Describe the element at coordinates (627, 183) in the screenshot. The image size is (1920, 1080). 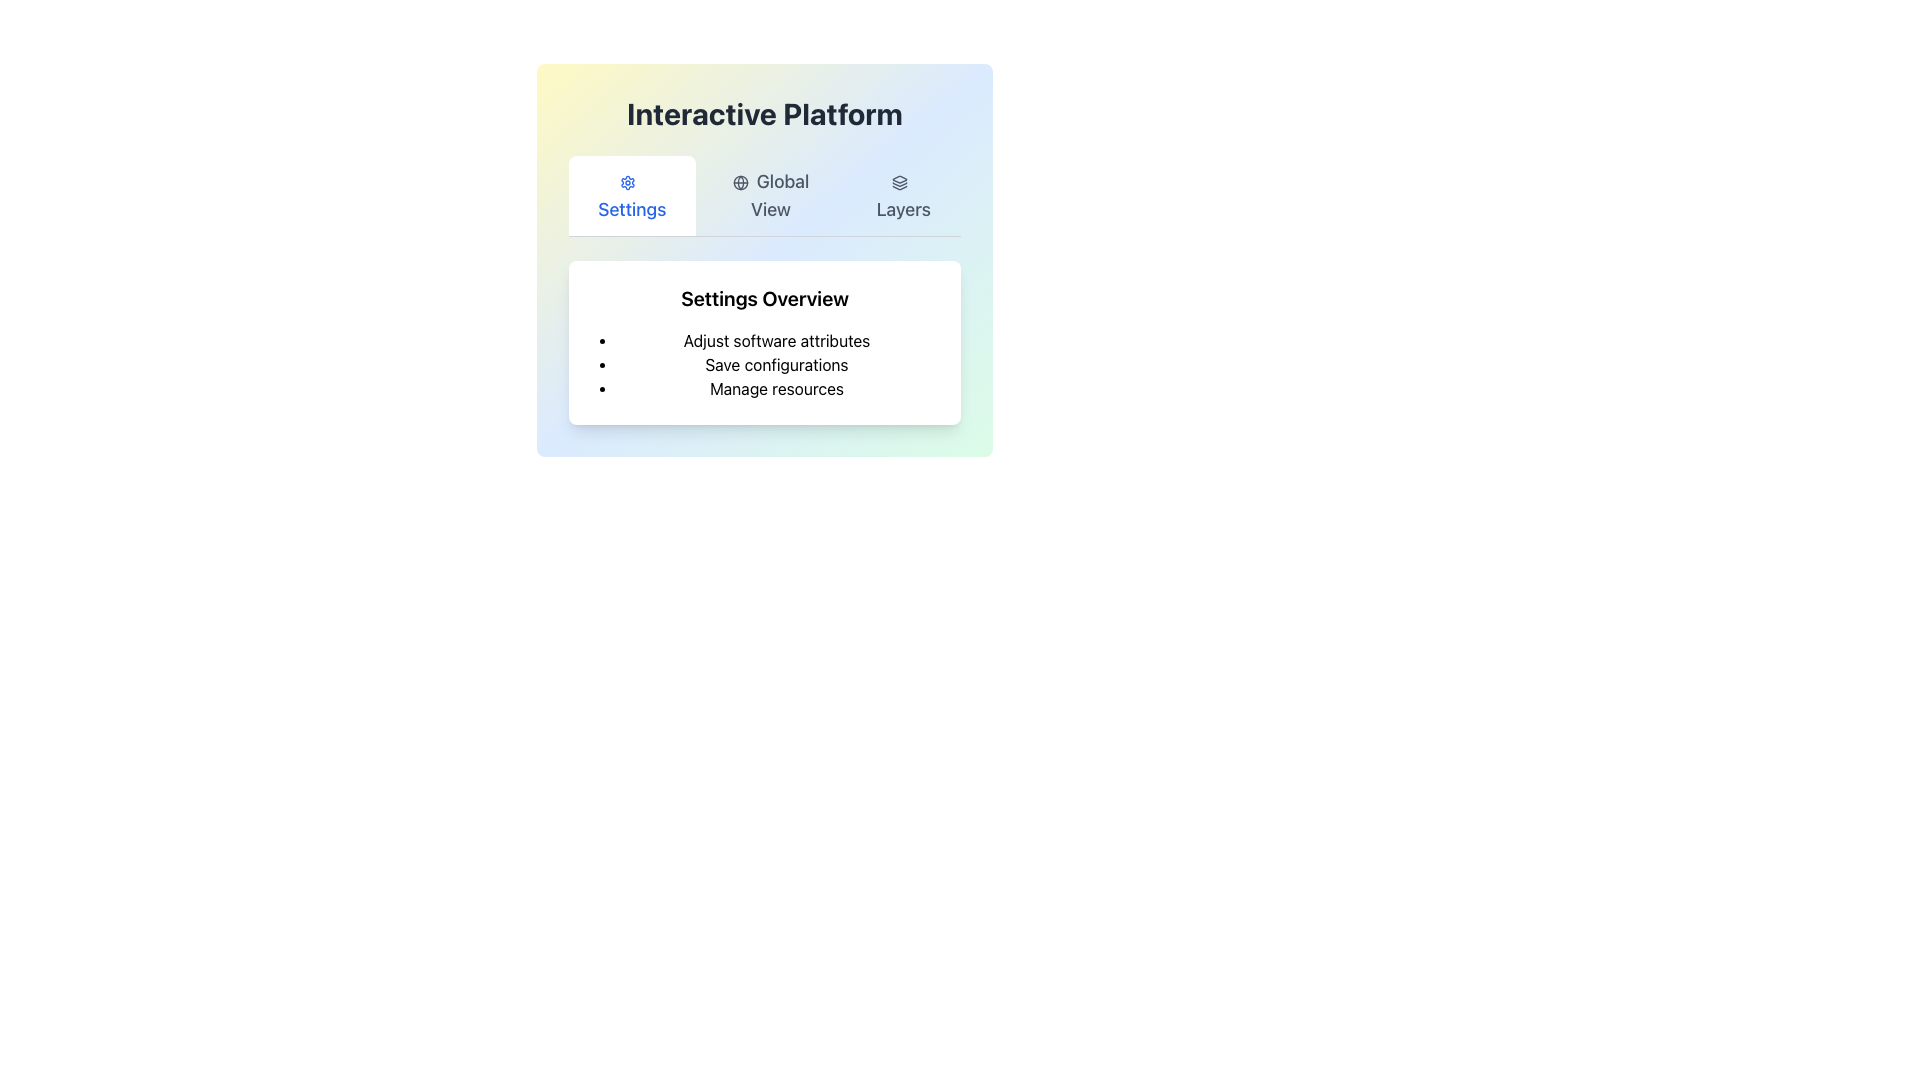
I see `the gear-shaped icon in the 'Settings' section` at that location.